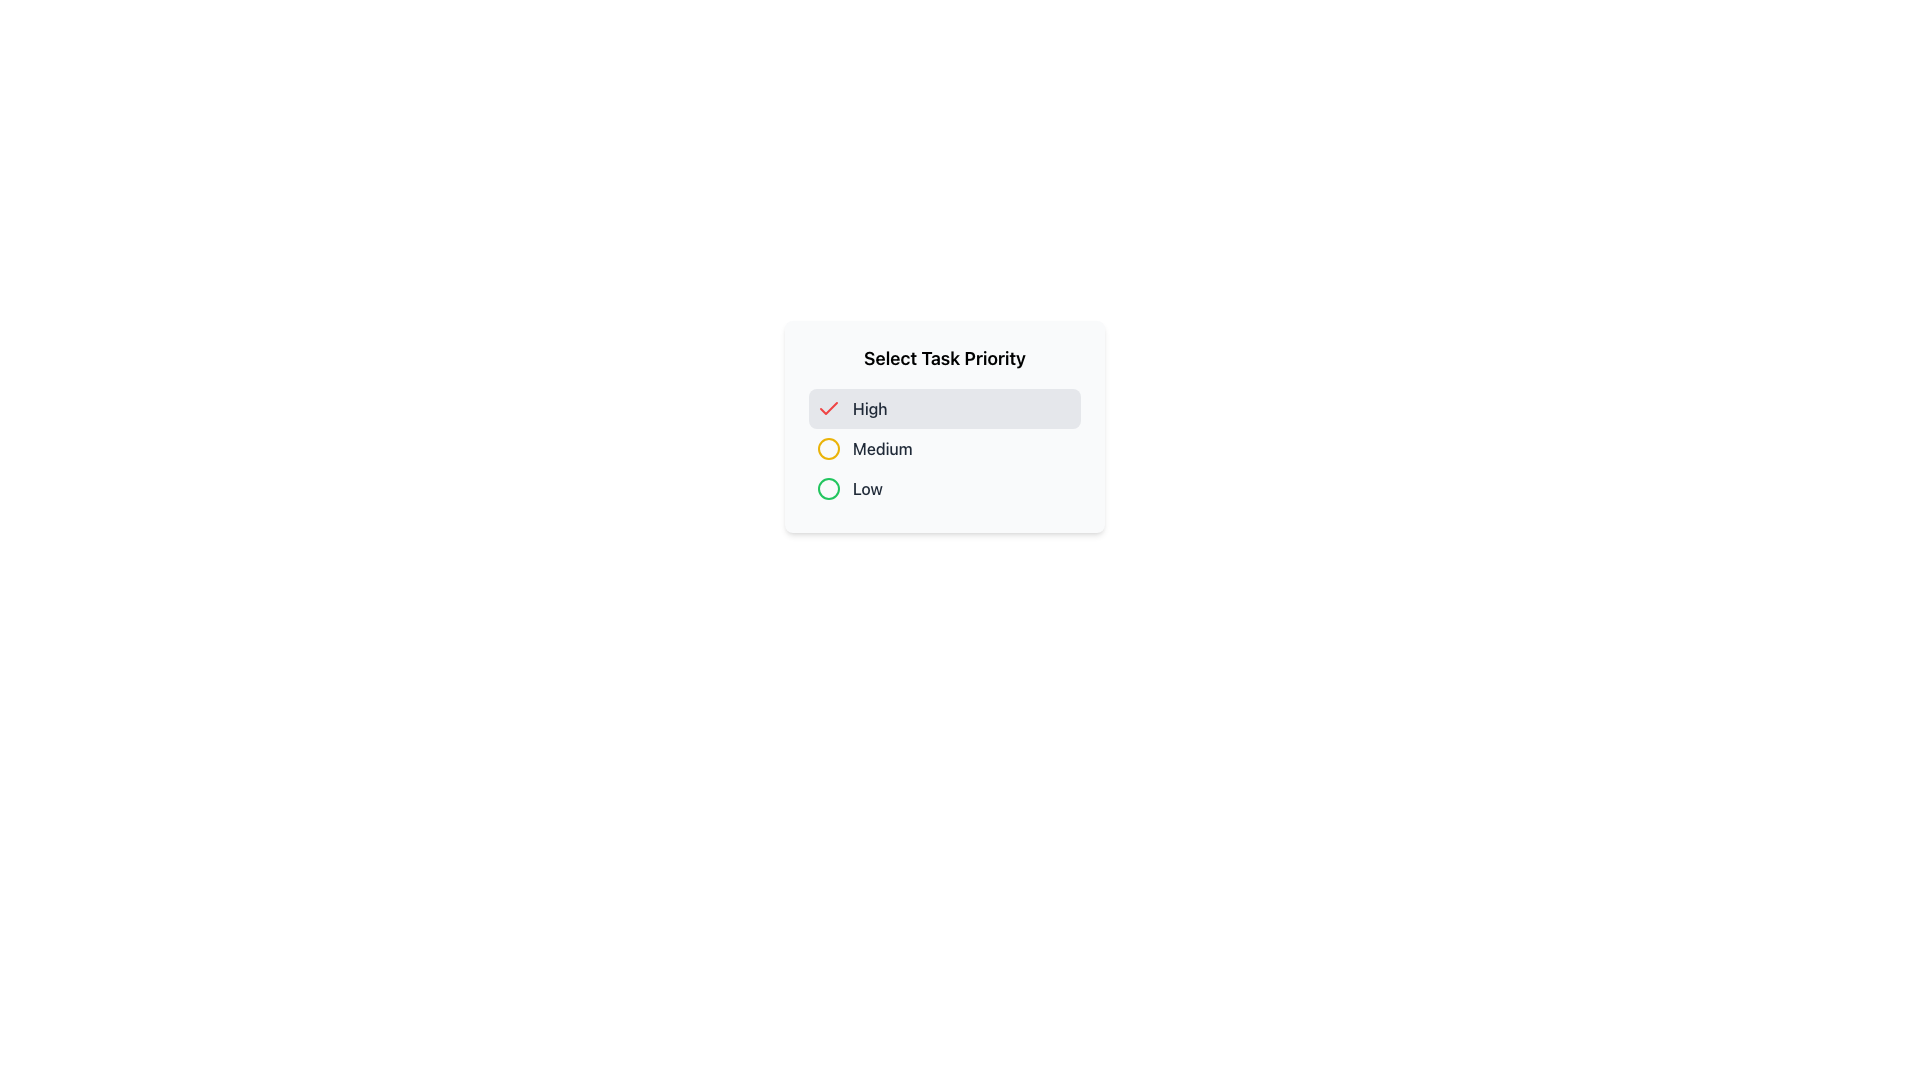 The image size is (1920, 1080). What do you see at coordinates (944, 447) in the screenshot?
I see `the 'Medium' selector option which is the second option in the list under 'Select Task Priority'` at bounding box center [944, 447].